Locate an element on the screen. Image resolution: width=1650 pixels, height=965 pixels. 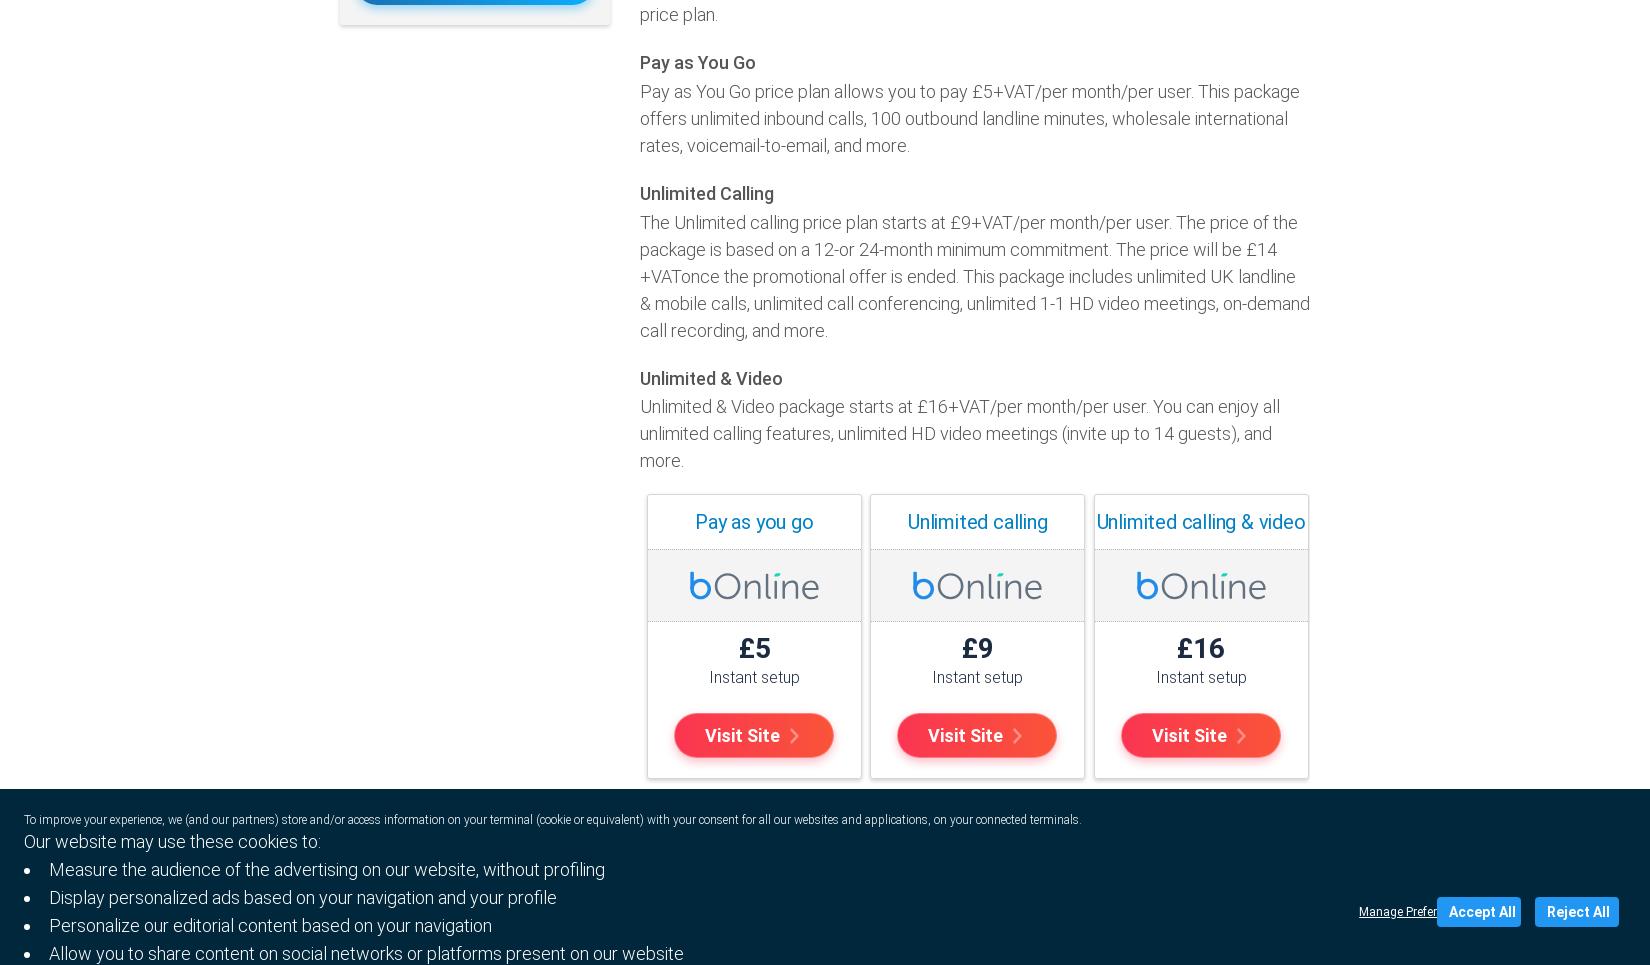
'£5' is located at coordinates (753, 648).